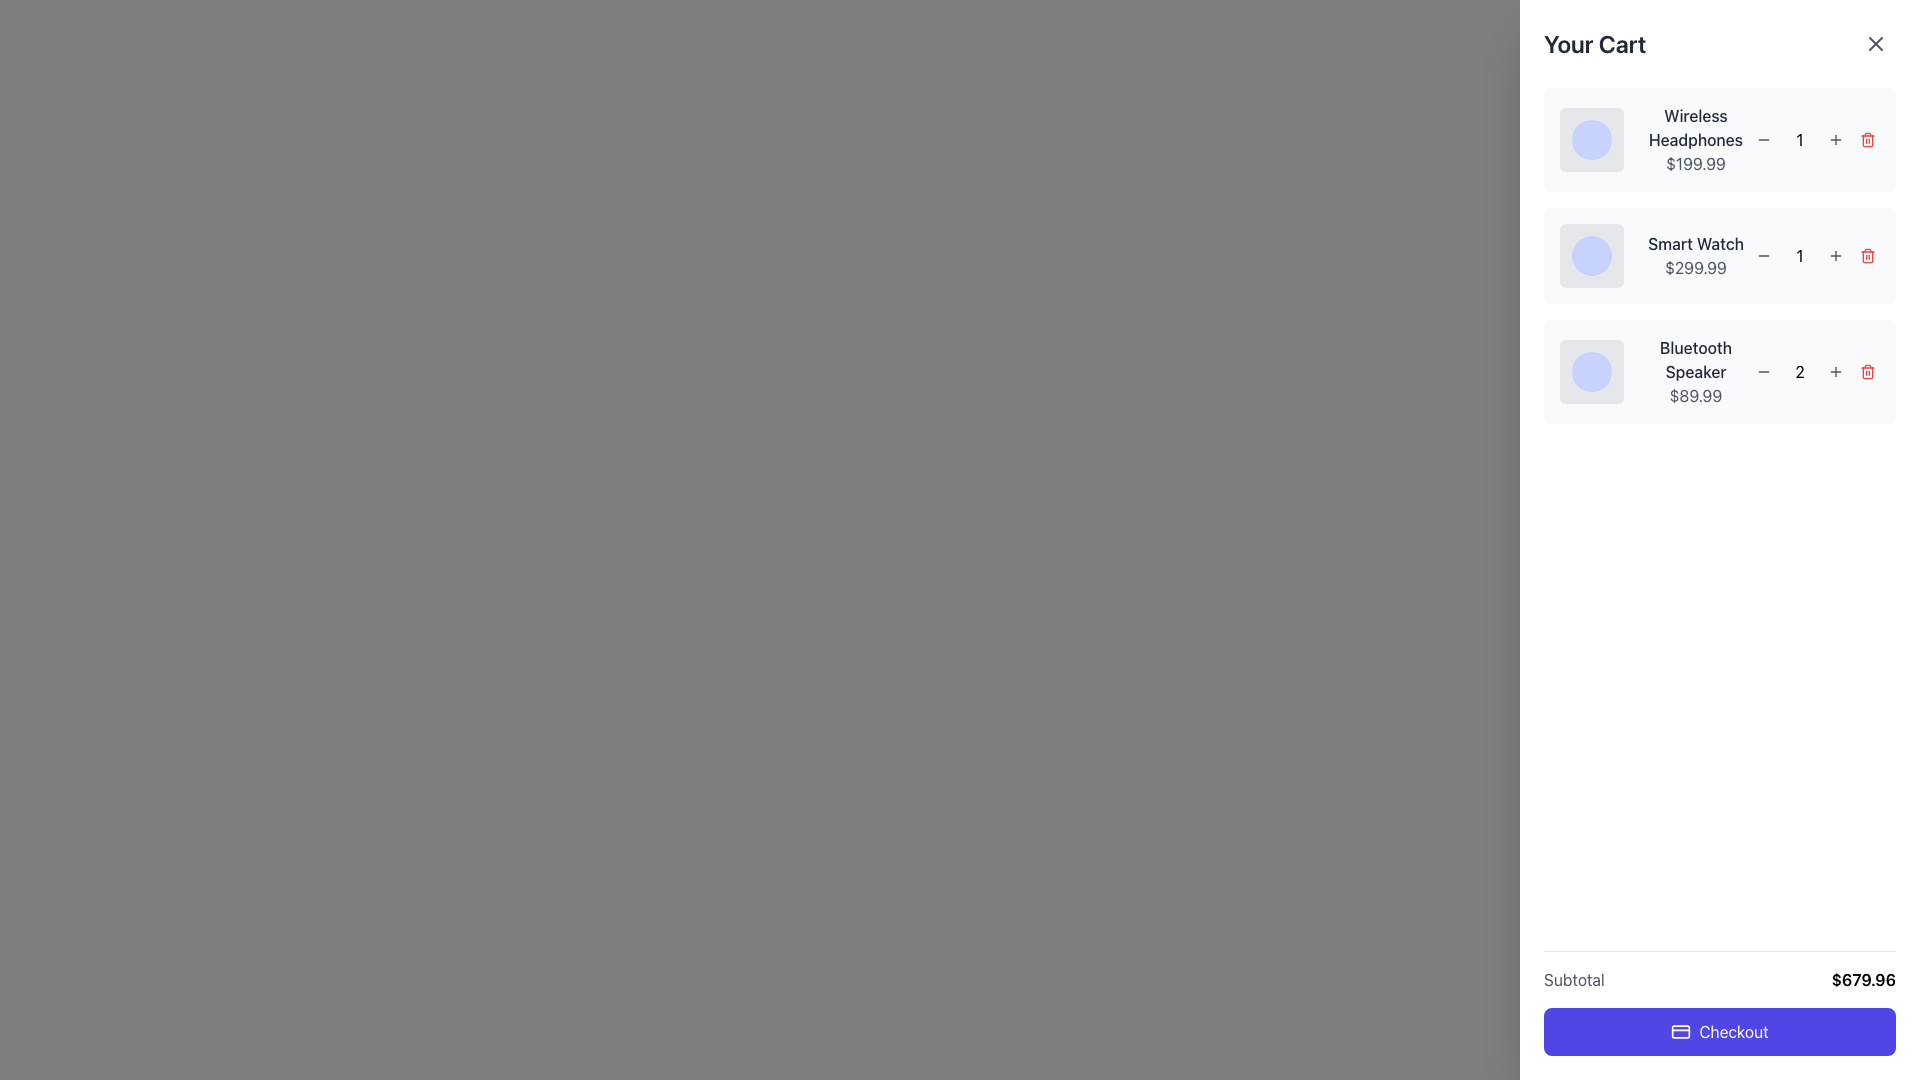  I want to click on the text label displaying the price '$299.99' located below 'Smart Watch' in the shopping cart interface, so click(1694, 266).